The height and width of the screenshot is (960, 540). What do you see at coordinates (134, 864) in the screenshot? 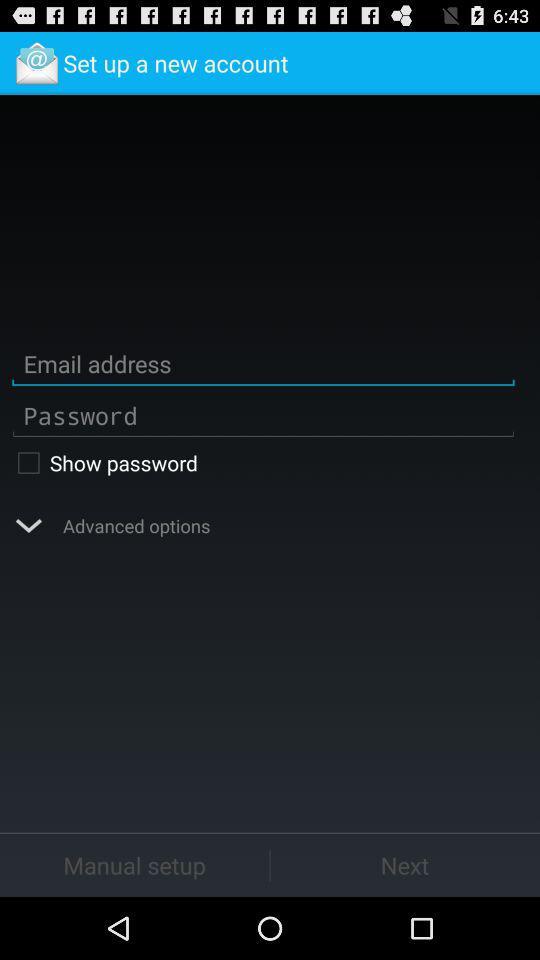
I see `manual setup button` at bounding box center [134, 864].